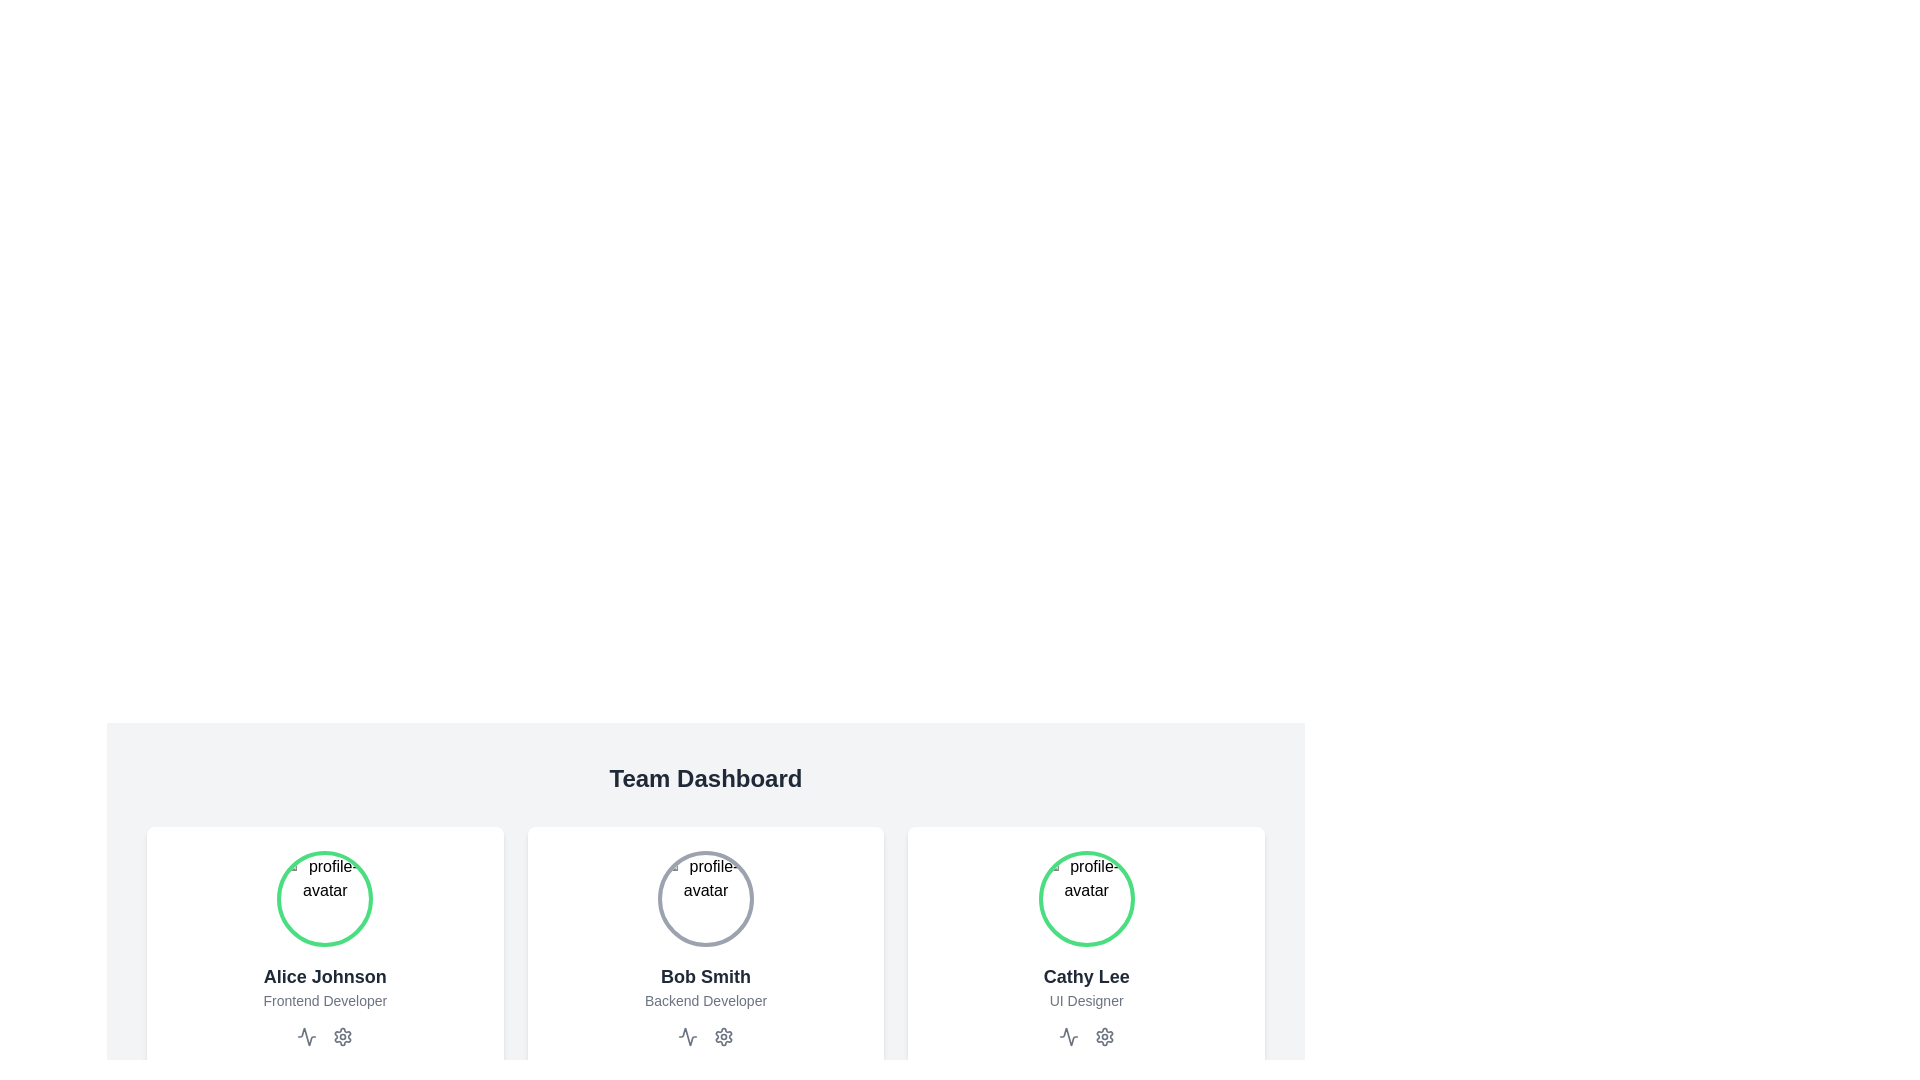 This screenshot has height=1080, width=1920. I want to click on the text label displaying 'Cathy Lee' located in the bottom section of the third profile card, above 'UI Designer' and below the circular avatar placeholder, so click(1085, 975).